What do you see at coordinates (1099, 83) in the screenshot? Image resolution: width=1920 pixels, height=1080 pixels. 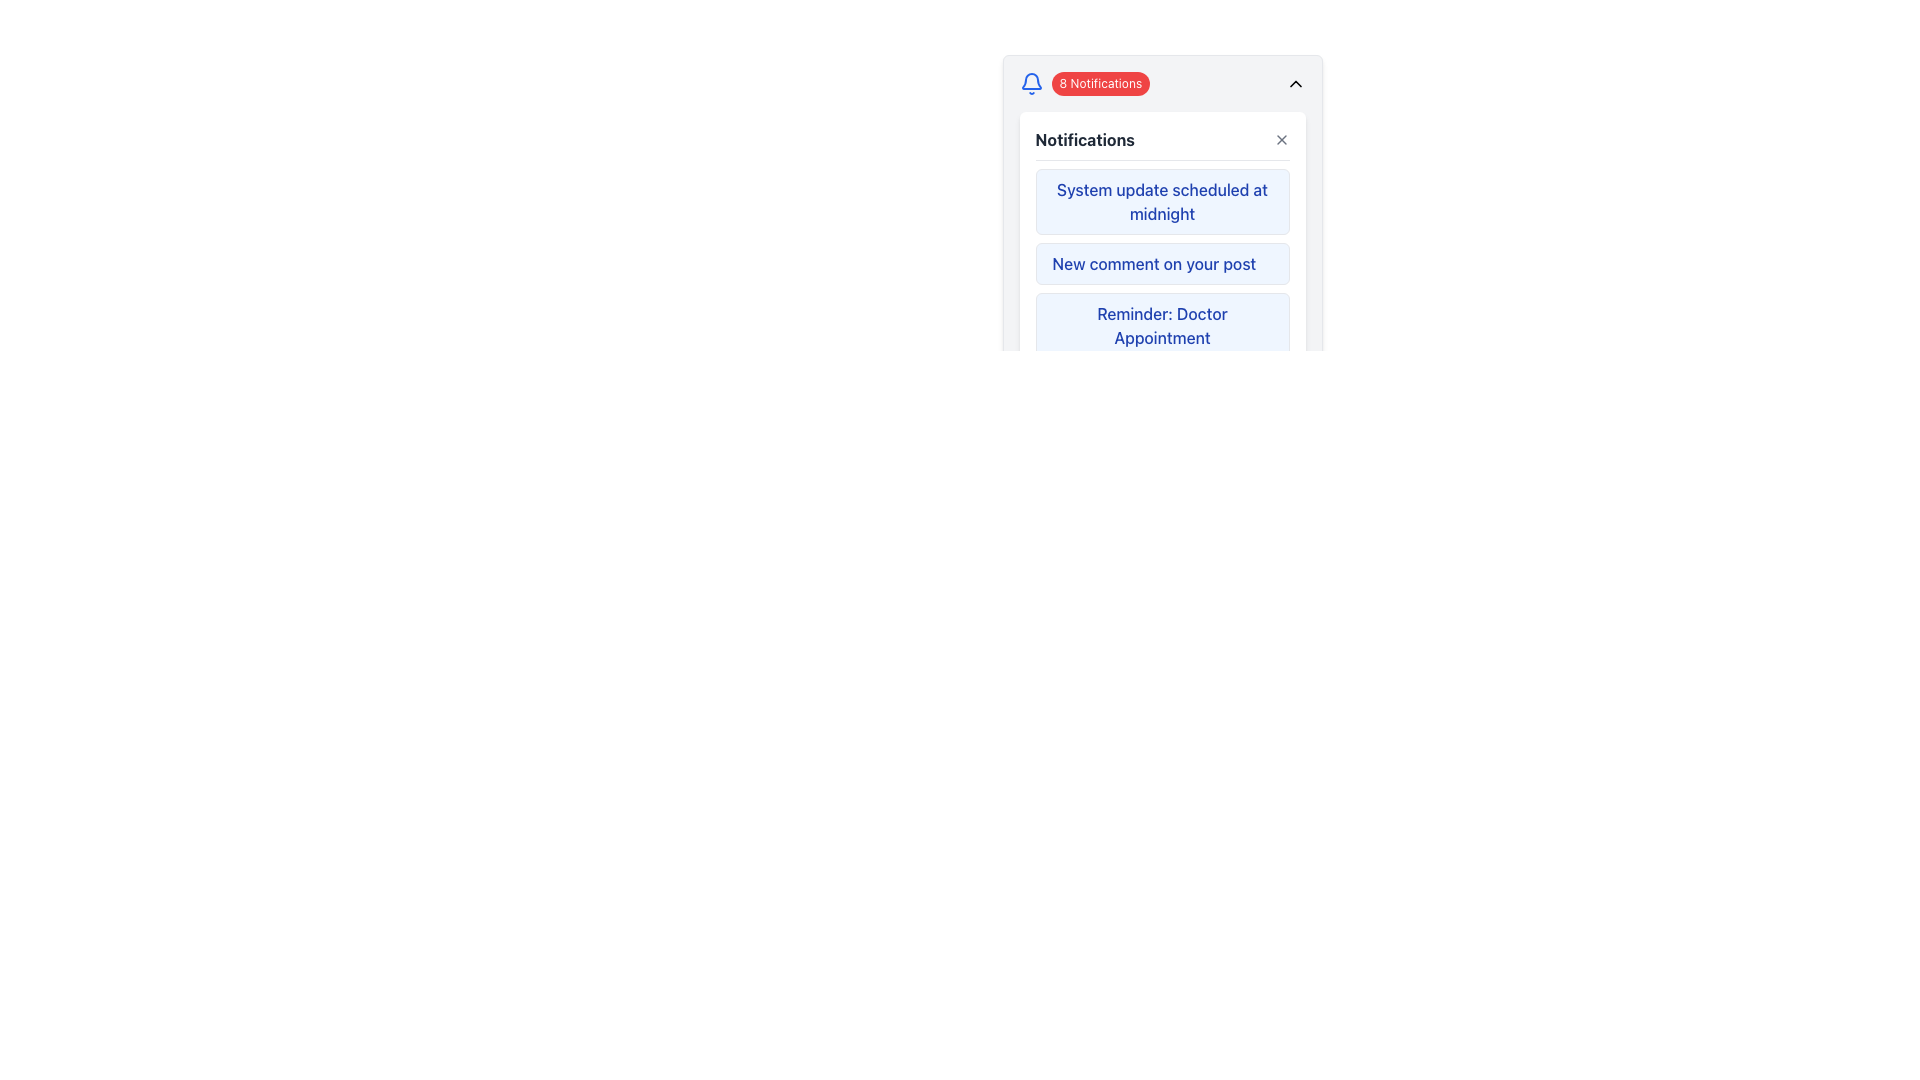 I see `the Notification Badge with red background and '8 Notifications' text, located to the right of the blue notification bell icon` at bounding box center [1099, 83].